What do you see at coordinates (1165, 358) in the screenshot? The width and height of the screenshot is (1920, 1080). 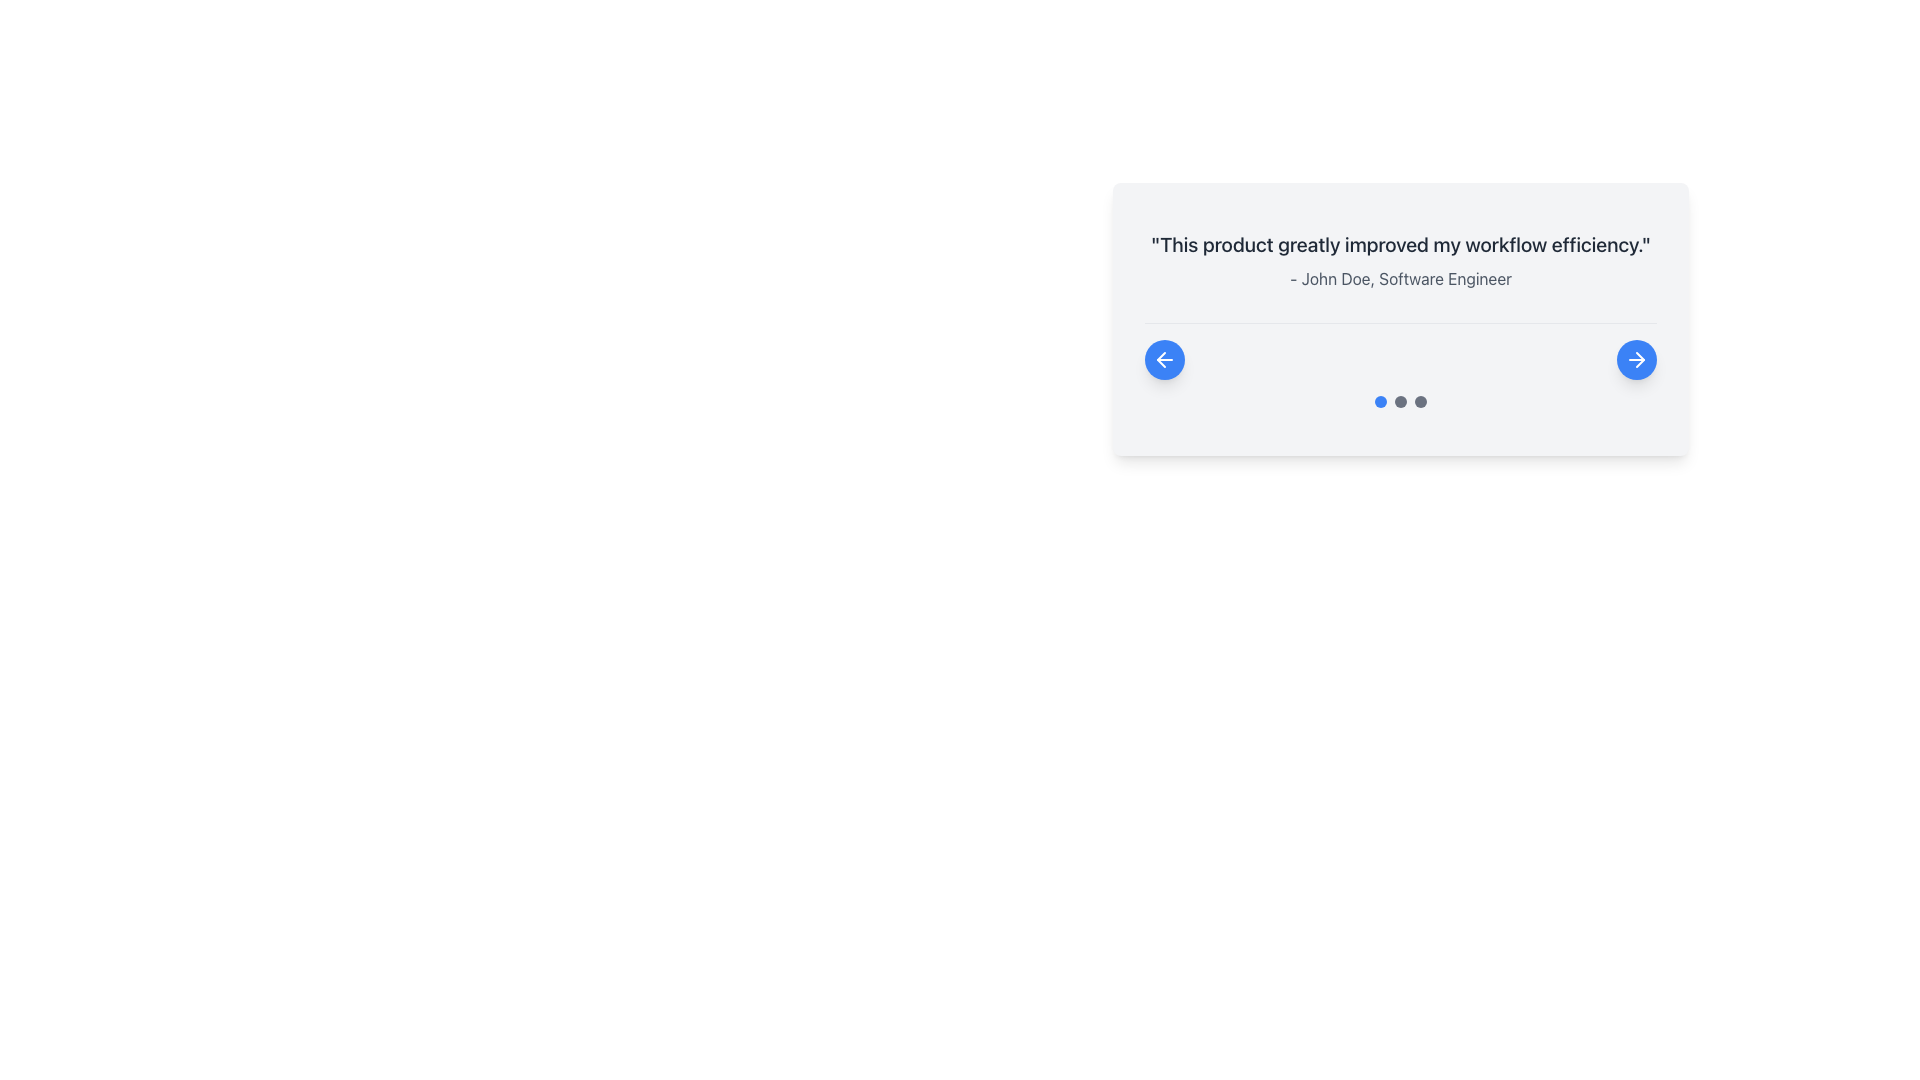 I see `the circular blue button with a white left arrow icon, located beside the text testimonial` at bounding box center [1165, 358].